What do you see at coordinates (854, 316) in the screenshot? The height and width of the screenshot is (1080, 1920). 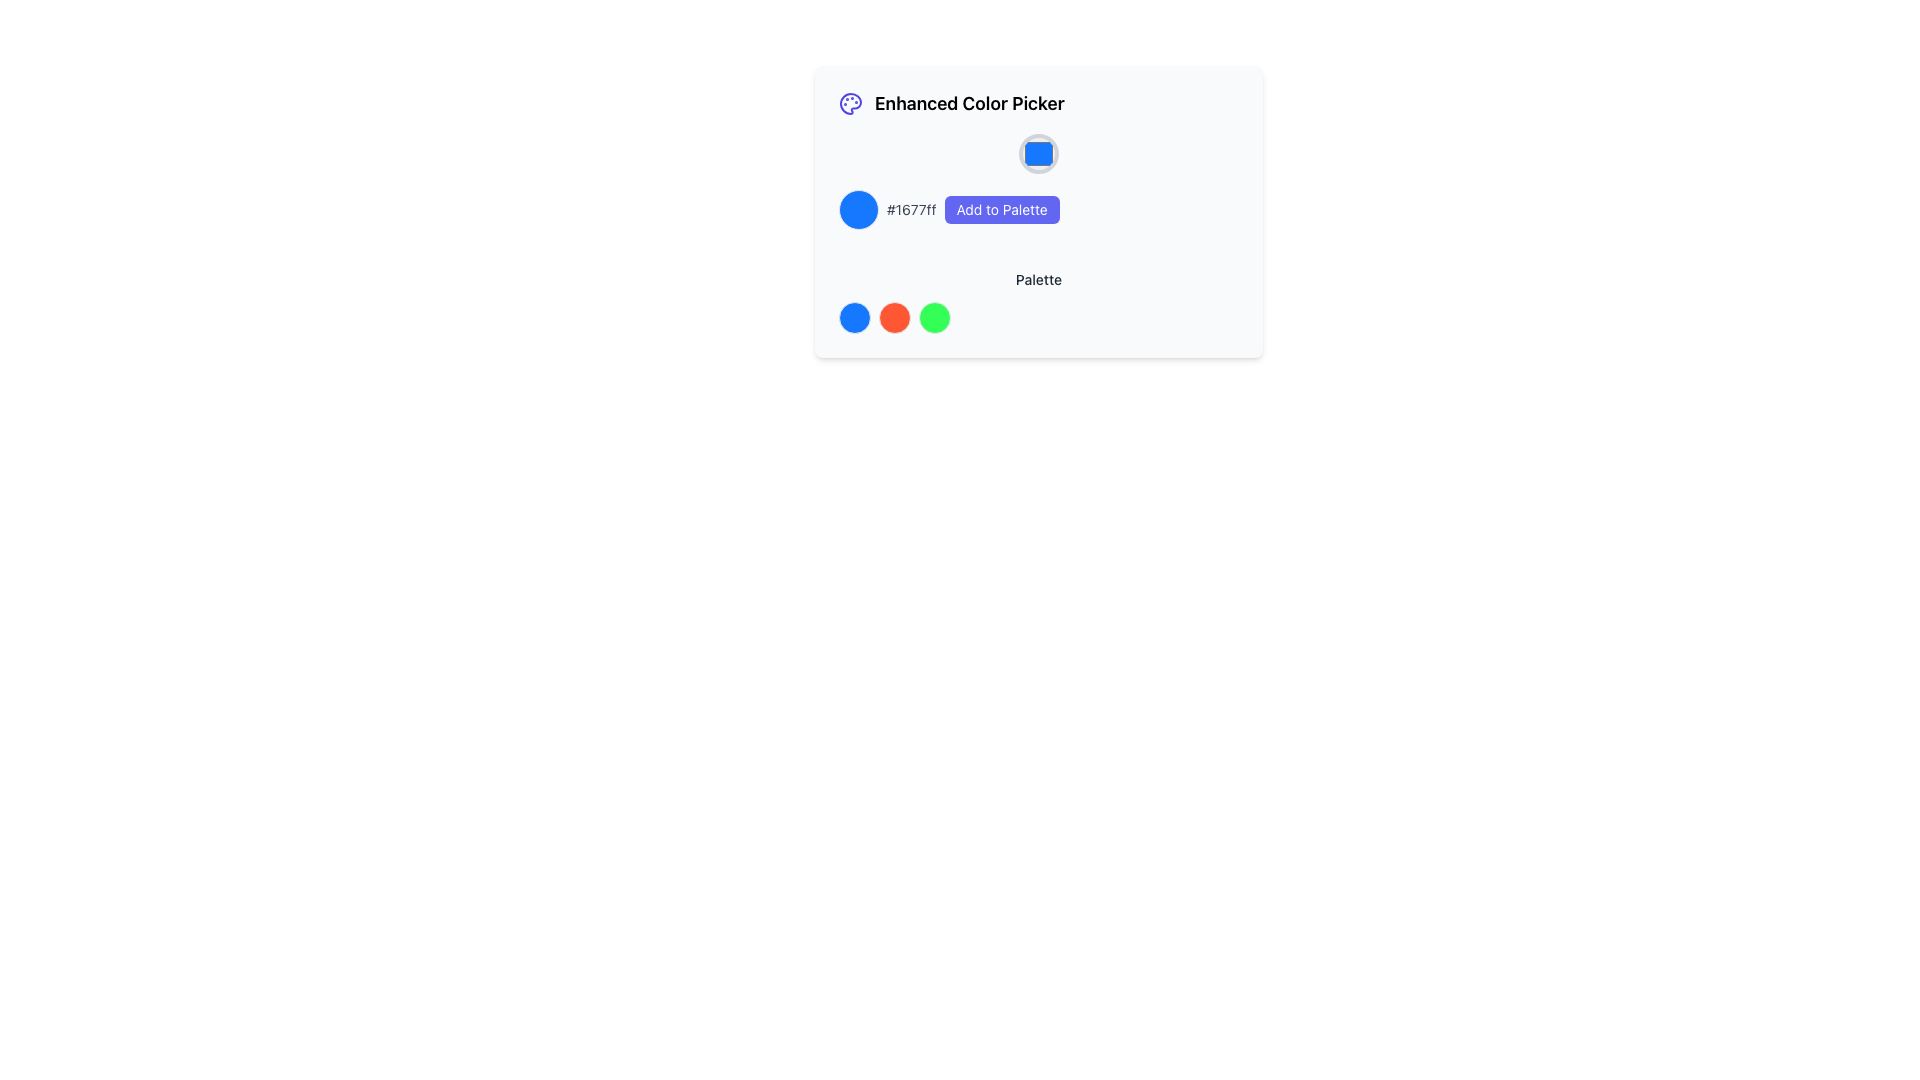 I see `the blue selectable color circle in the Enhanced Color Picker` at bounding box center [854, 316].